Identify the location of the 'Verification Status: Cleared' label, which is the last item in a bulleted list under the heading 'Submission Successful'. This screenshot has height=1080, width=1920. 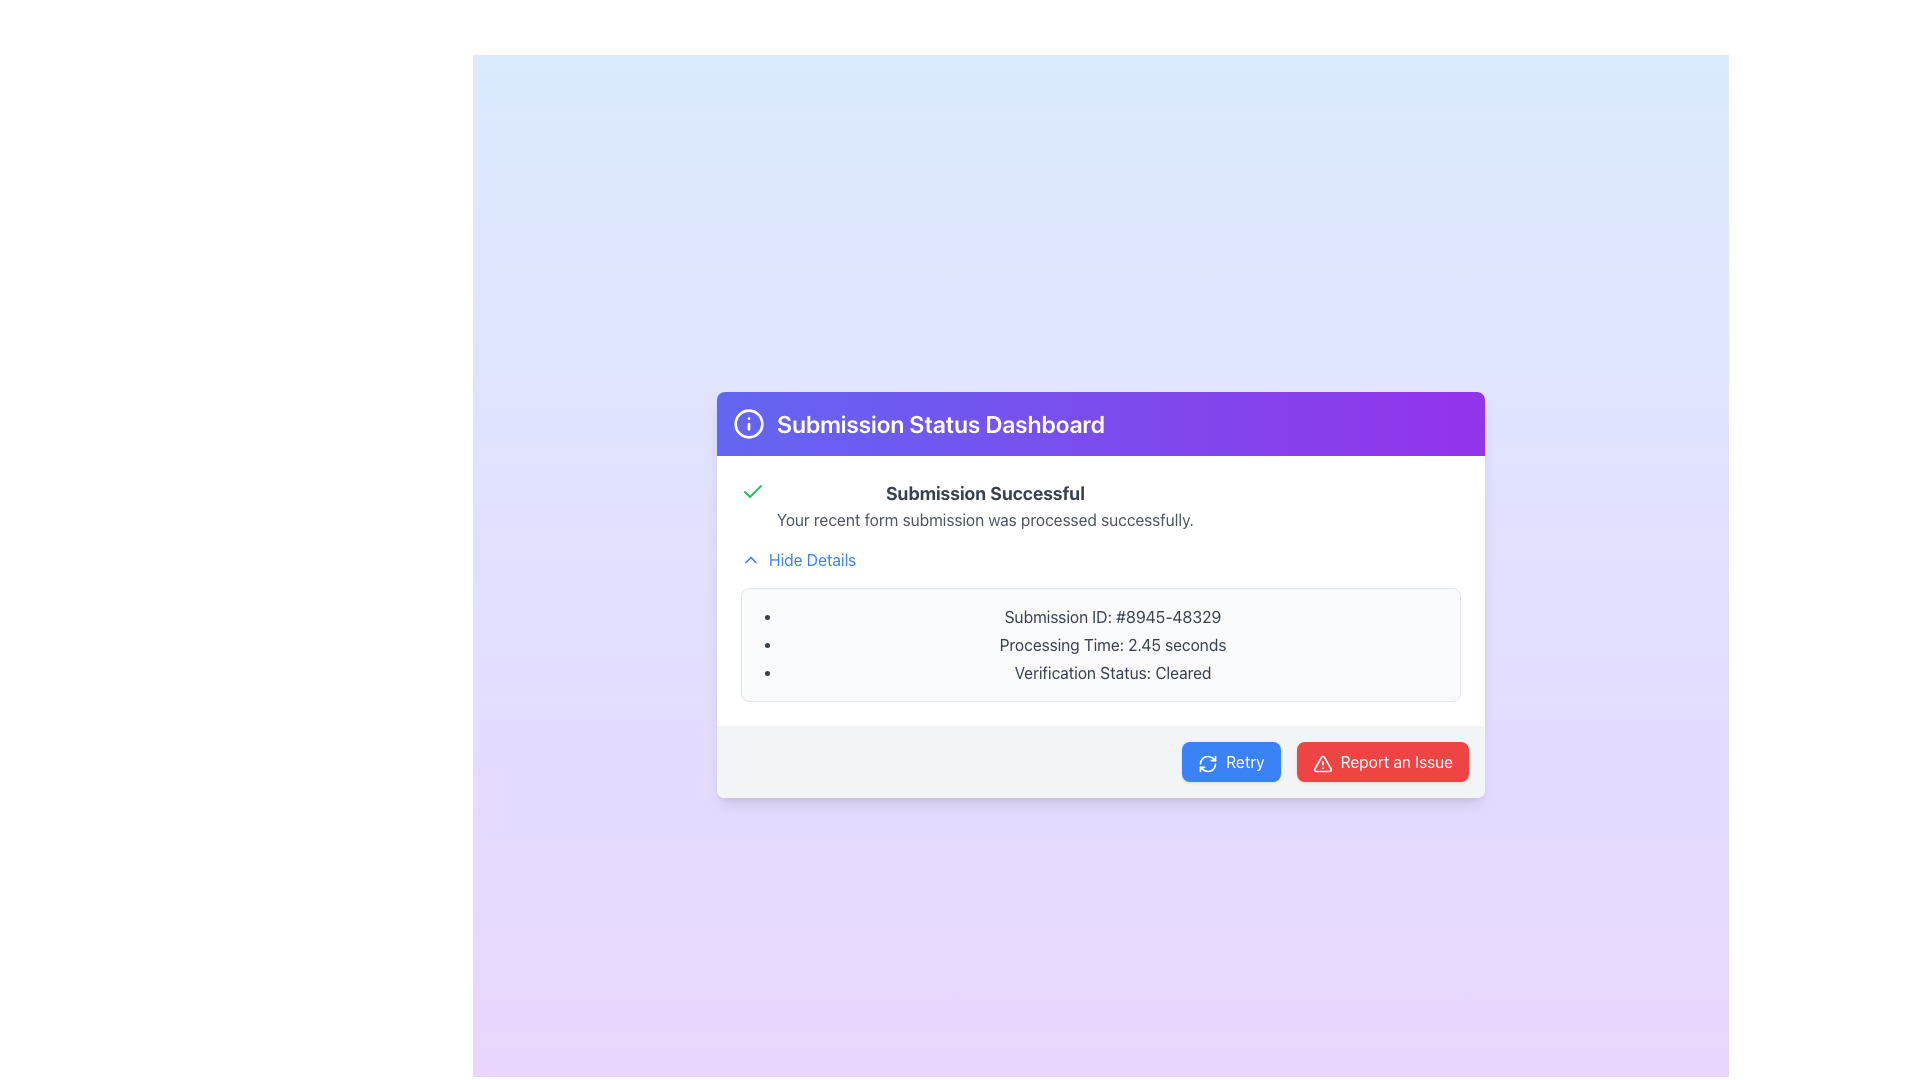
(1112, 672).